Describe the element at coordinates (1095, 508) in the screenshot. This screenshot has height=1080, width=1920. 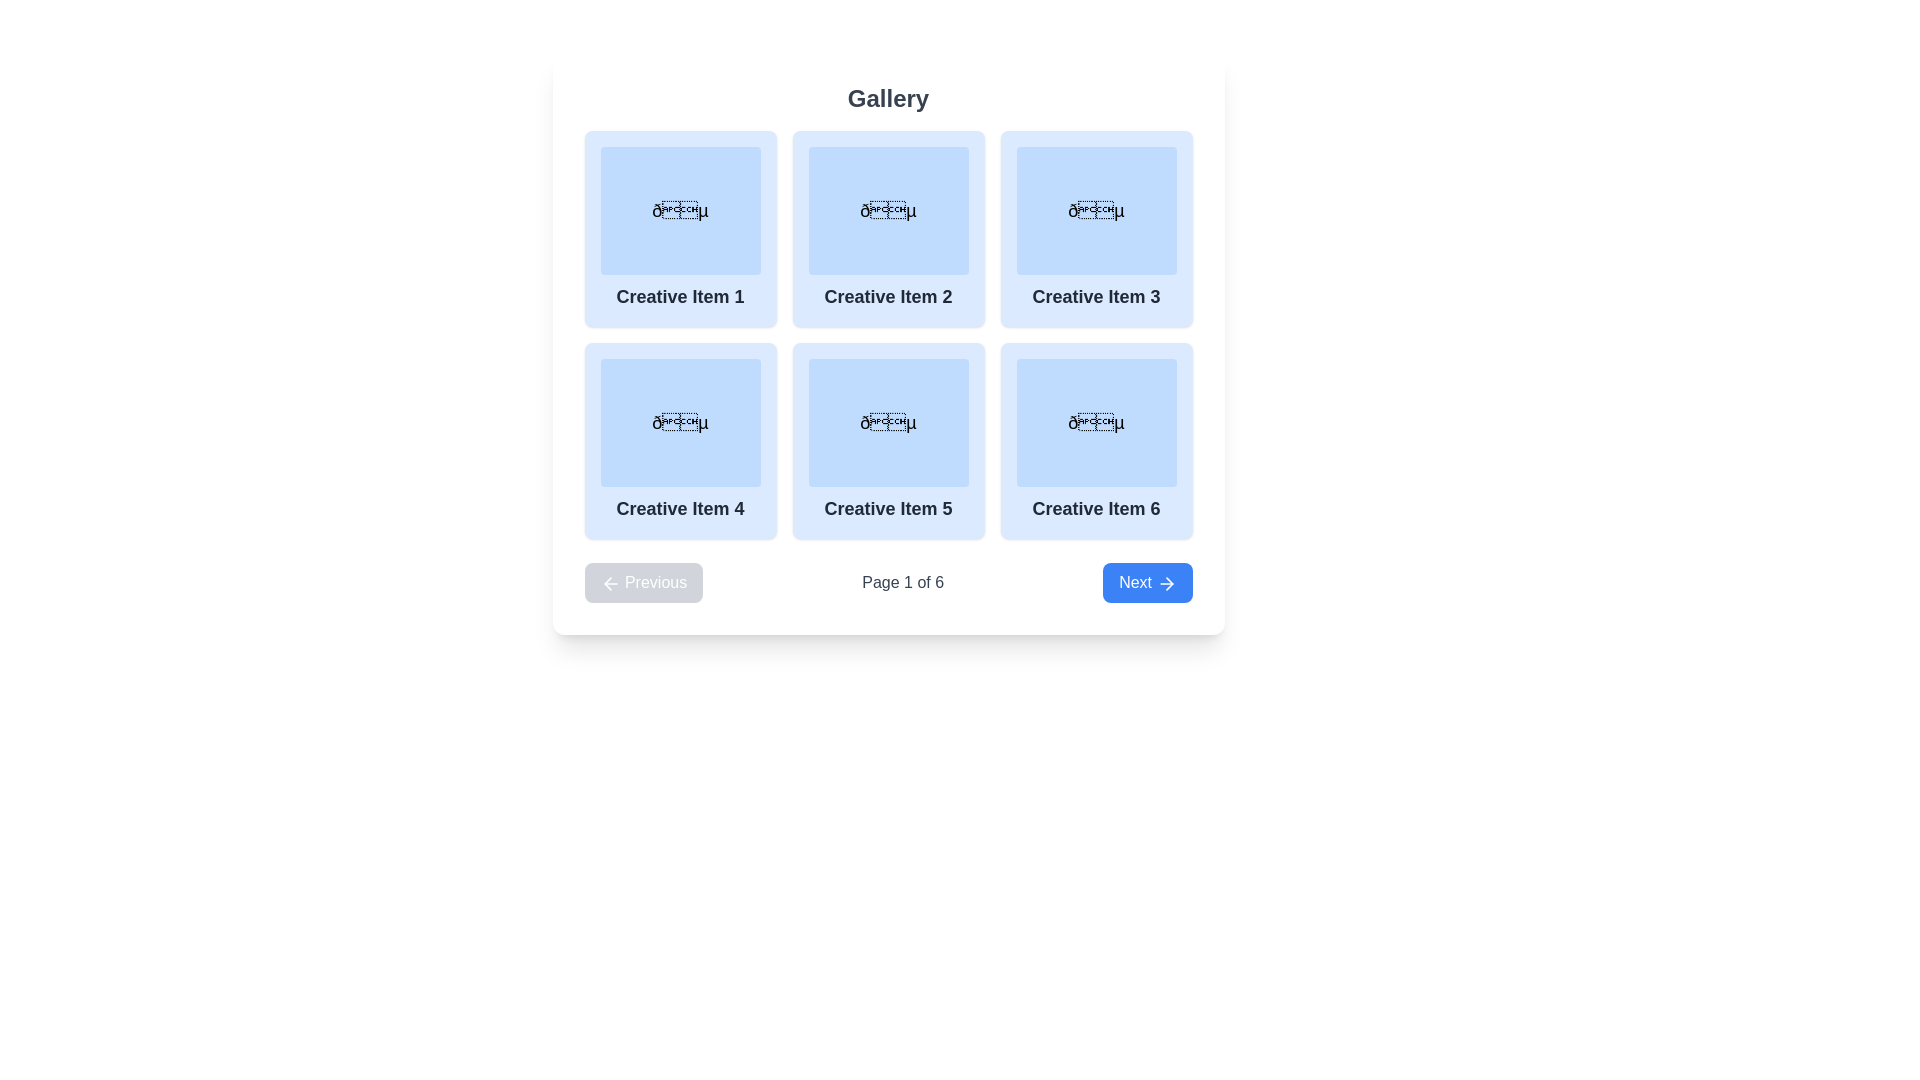
I see `the text label identifying the card as 'Creative Item 6', located at the bottom of the last card in a 2x3 grid layout` at that location.